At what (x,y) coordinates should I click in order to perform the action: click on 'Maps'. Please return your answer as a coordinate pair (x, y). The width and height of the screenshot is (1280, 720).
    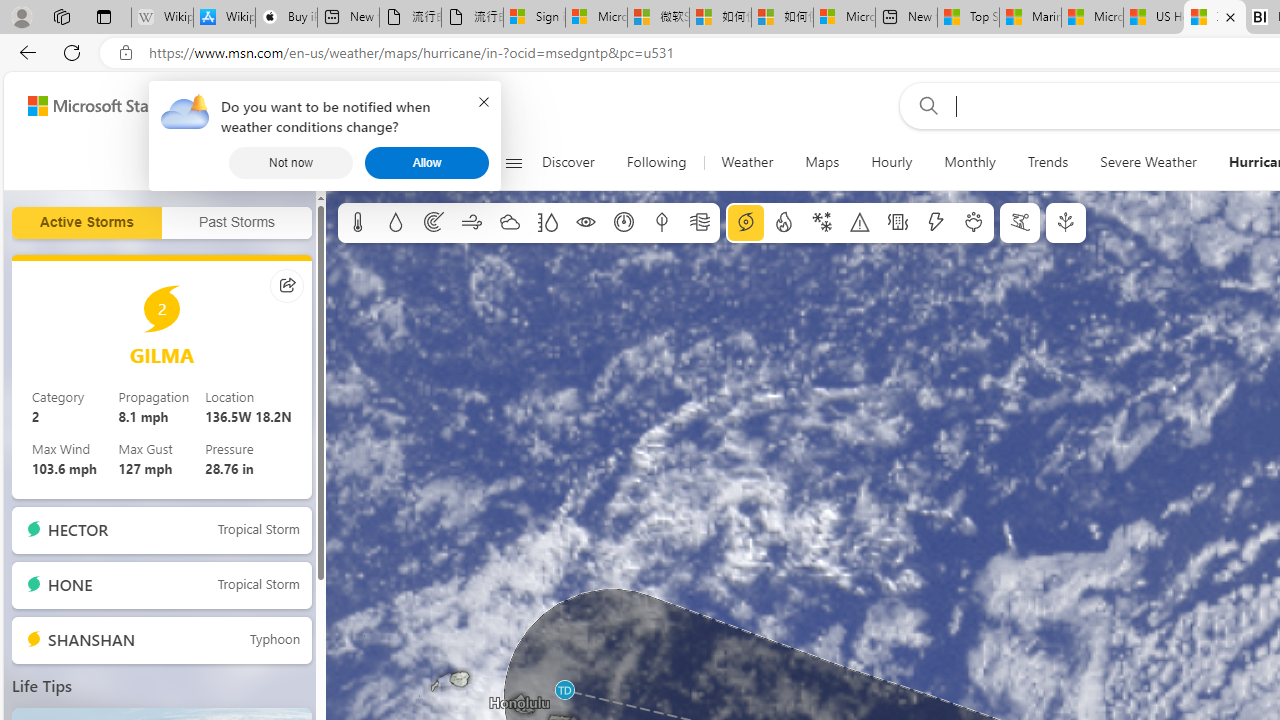
    Looking at the image, I should click on (822, 162).